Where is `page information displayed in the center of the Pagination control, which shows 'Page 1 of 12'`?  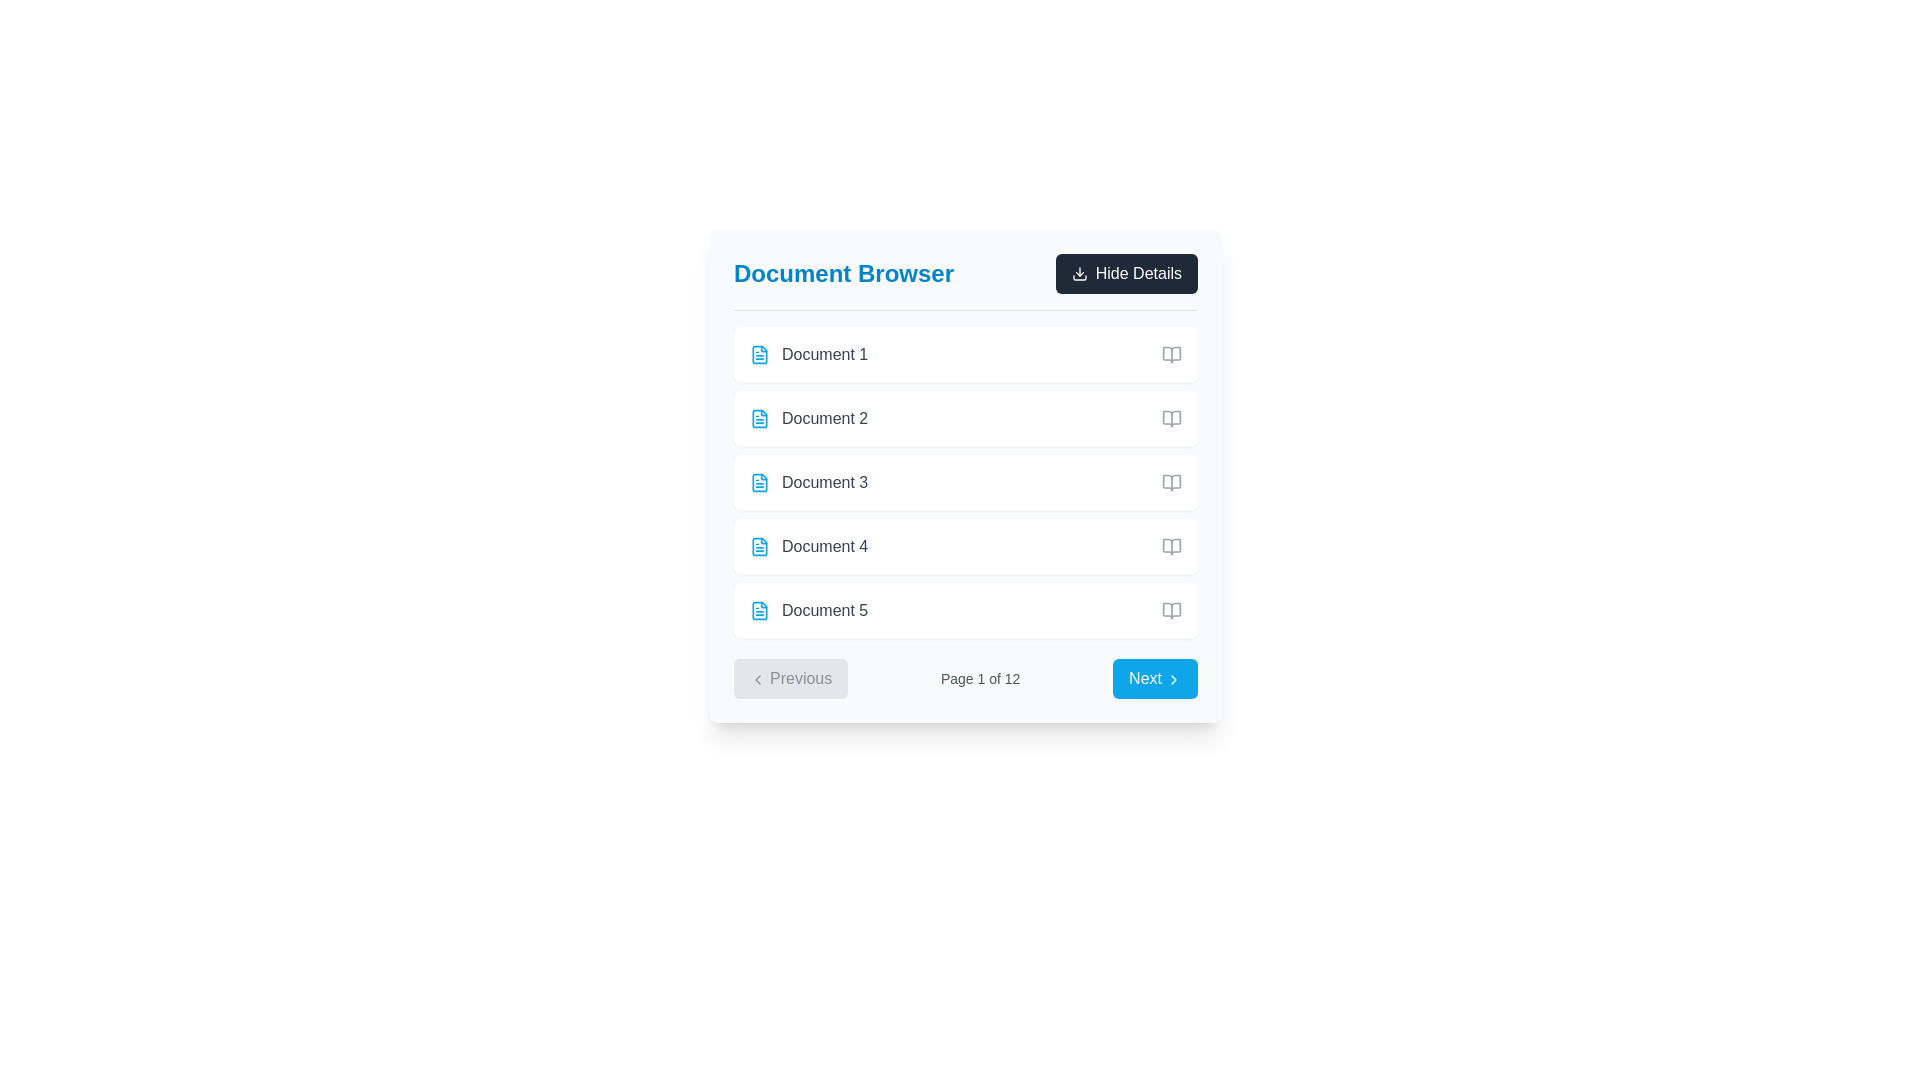 page information displayed in the center of the Pagination control, which shows 'Page 1 of 12' is located at coordinates (965, 677).